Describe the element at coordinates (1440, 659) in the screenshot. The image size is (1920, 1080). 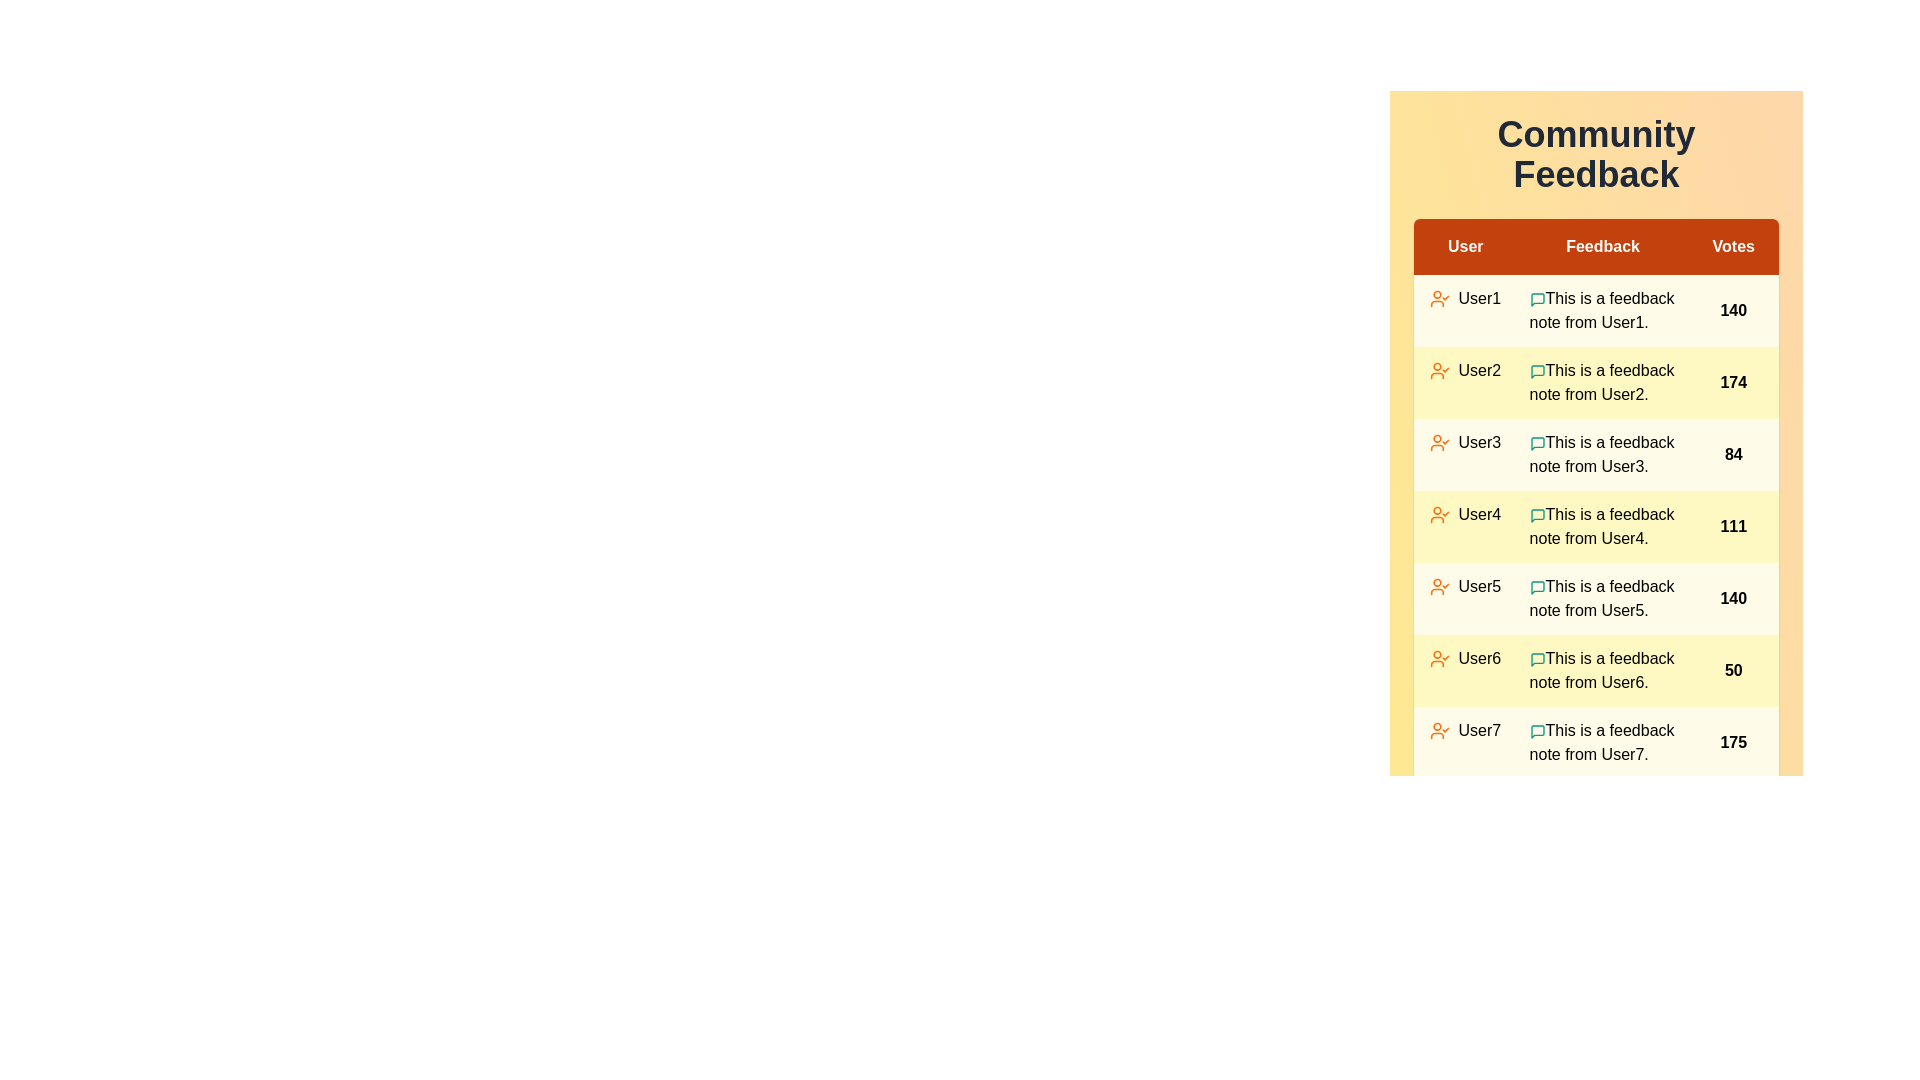
I see `the user icon corresponding to User6 to view their details` at that location.